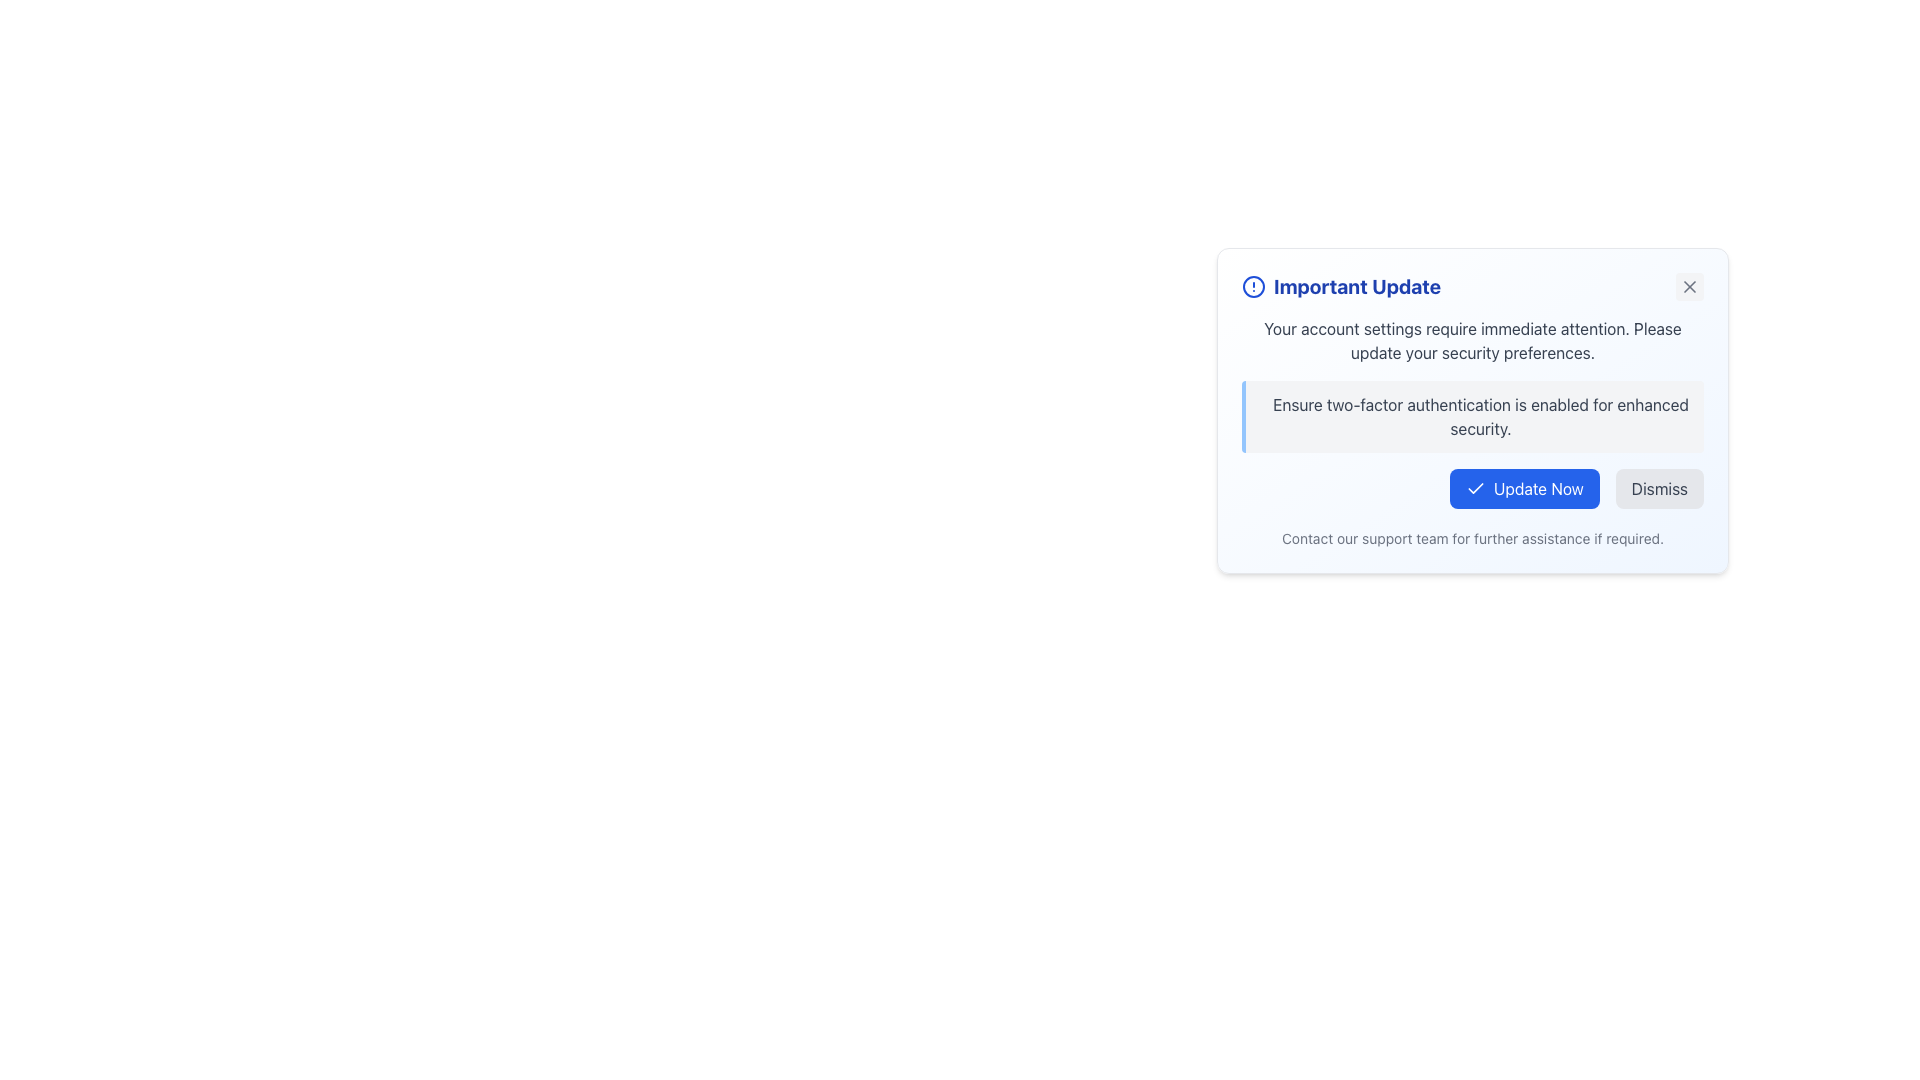 Image resolution: width=1920 pixels, height=1080 pixels. I want to click on the Text Label that reads 'Your account settings require immediate attention. Please update your security preferences.' located in the modal box under the title 'Important Update.', so click(1473, 339).